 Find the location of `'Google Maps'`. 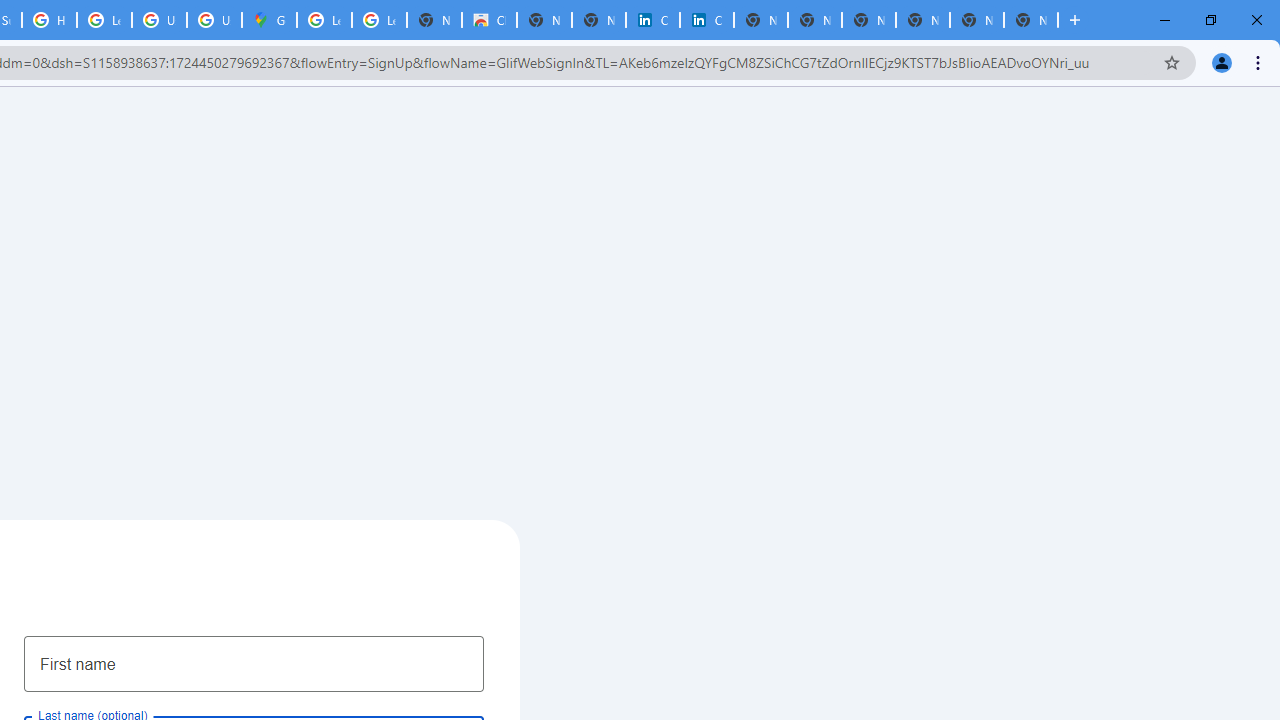

'Google Maps' is located at coordinates (268, 20).